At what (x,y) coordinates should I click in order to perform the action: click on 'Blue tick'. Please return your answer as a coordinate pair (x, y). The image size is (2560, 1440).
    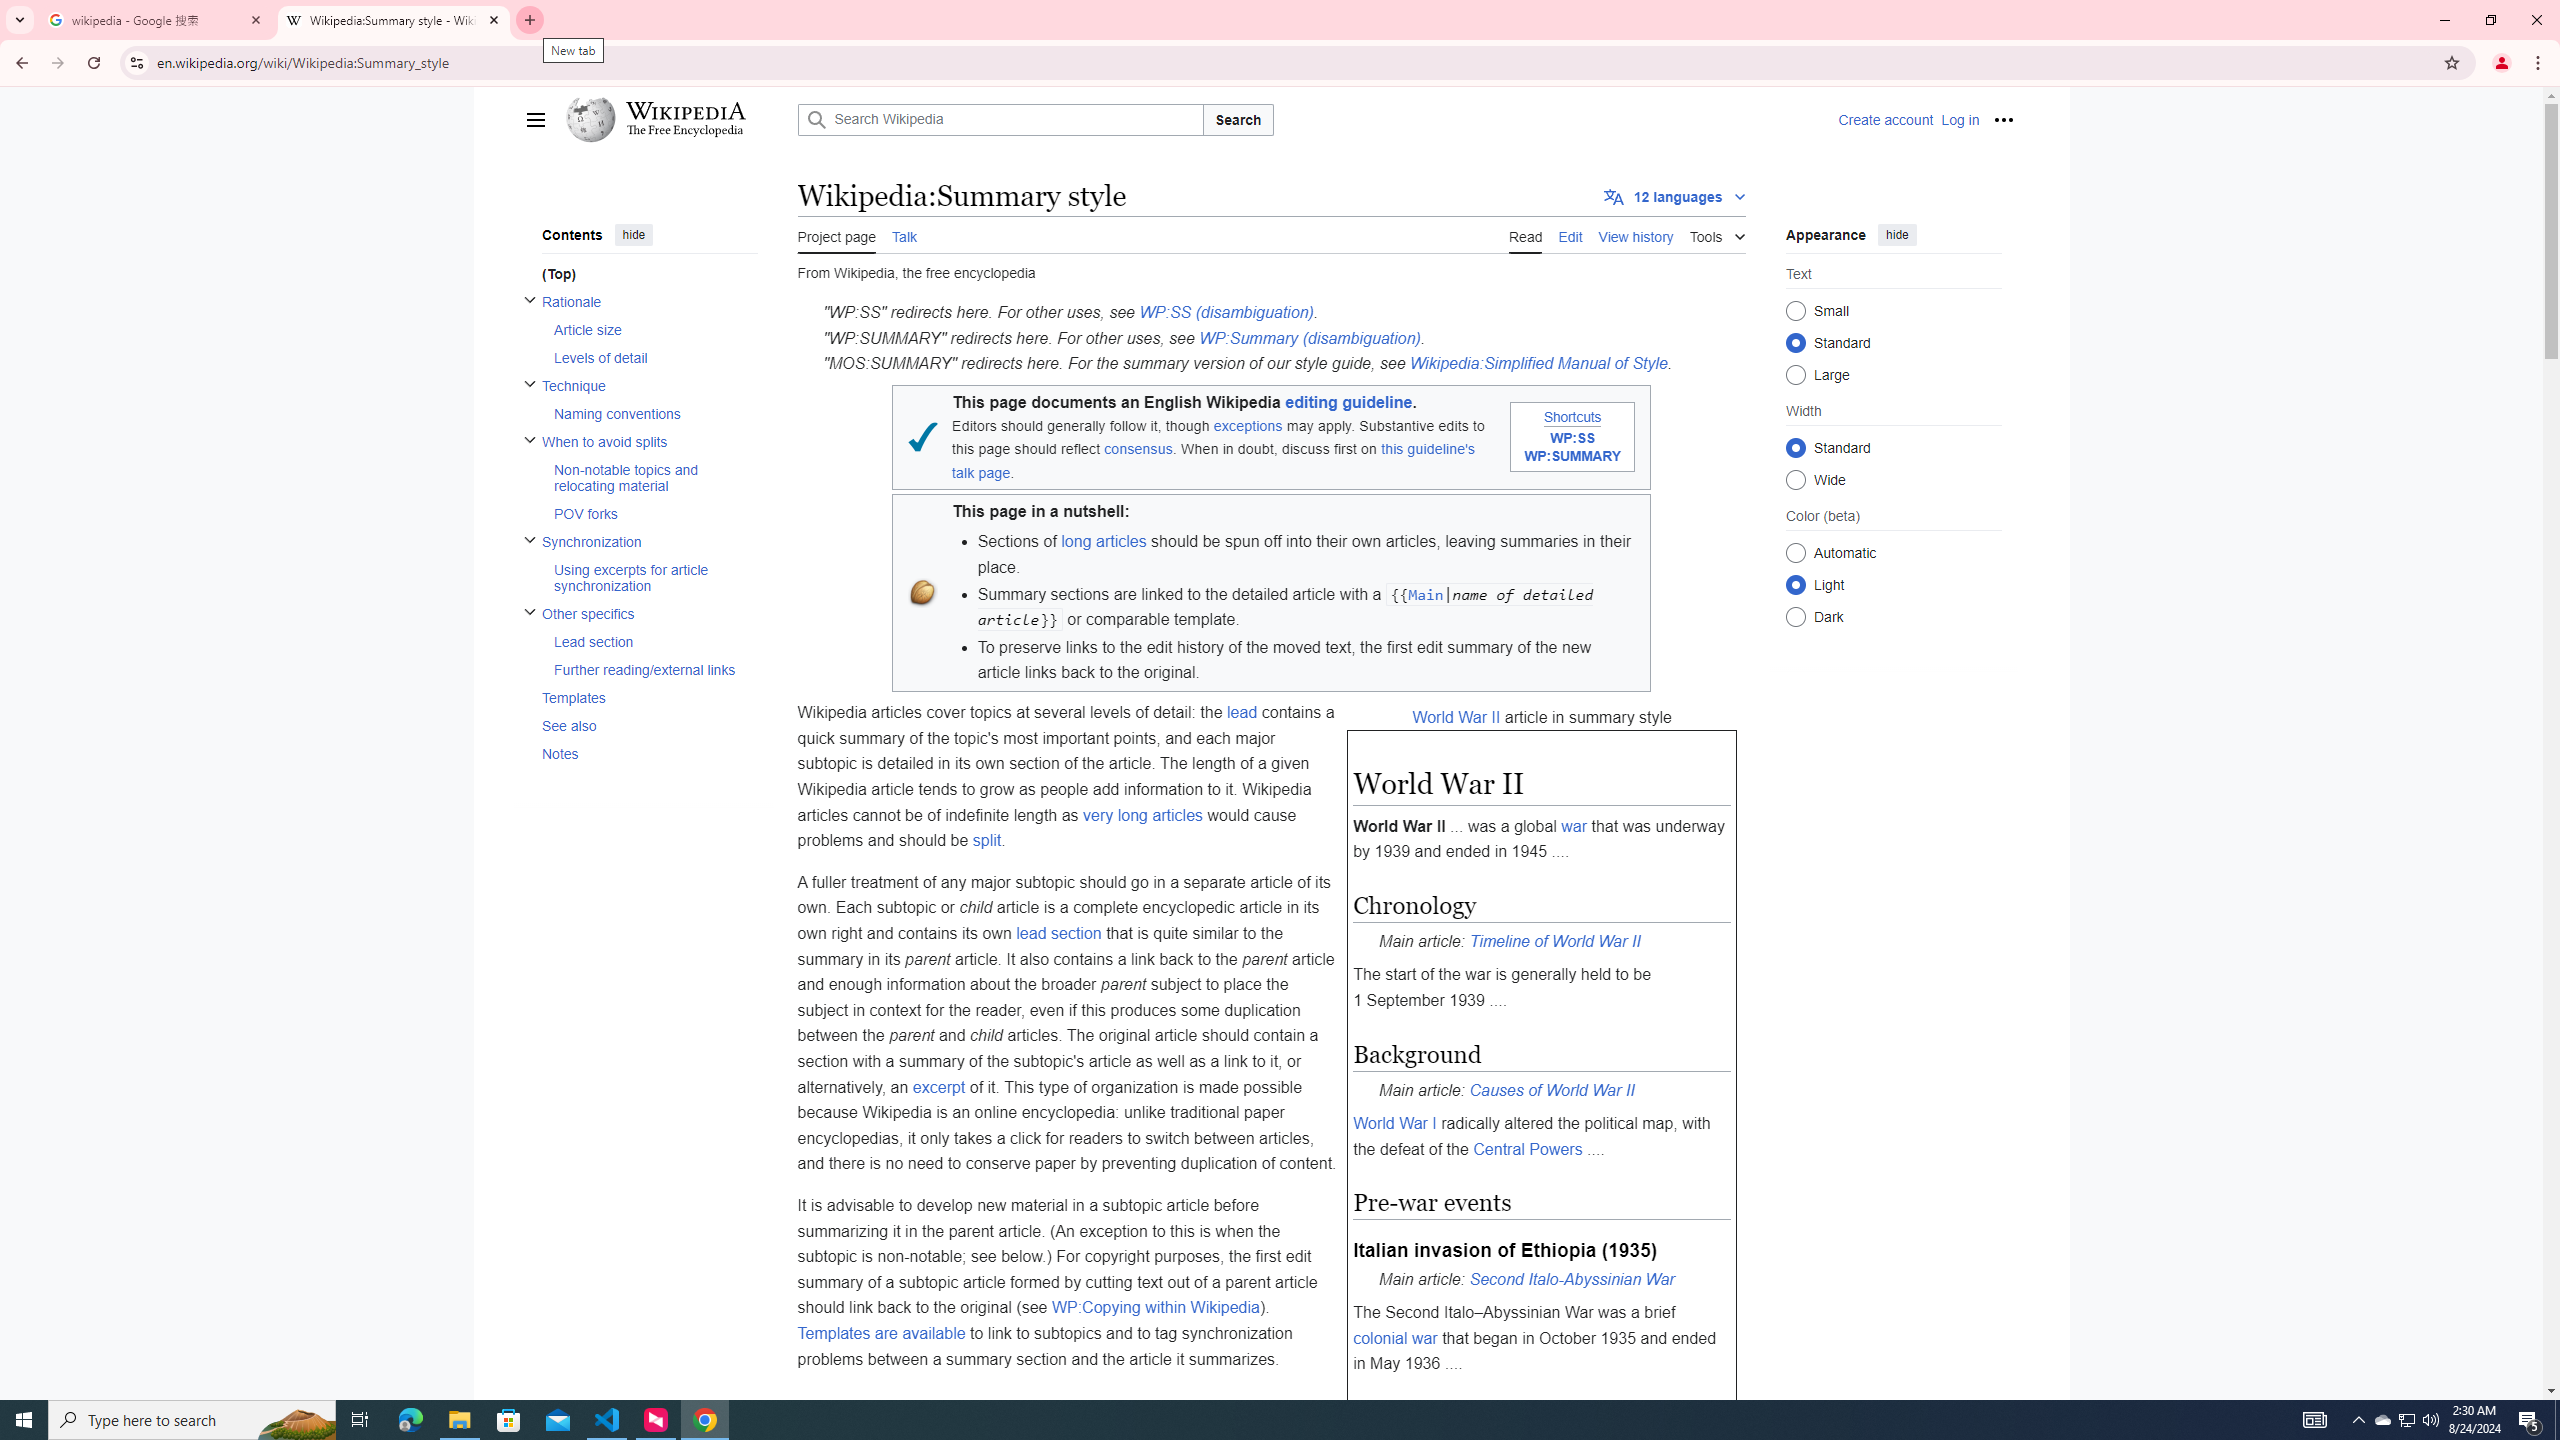
    Looking at the image, I should click on (921, 436).